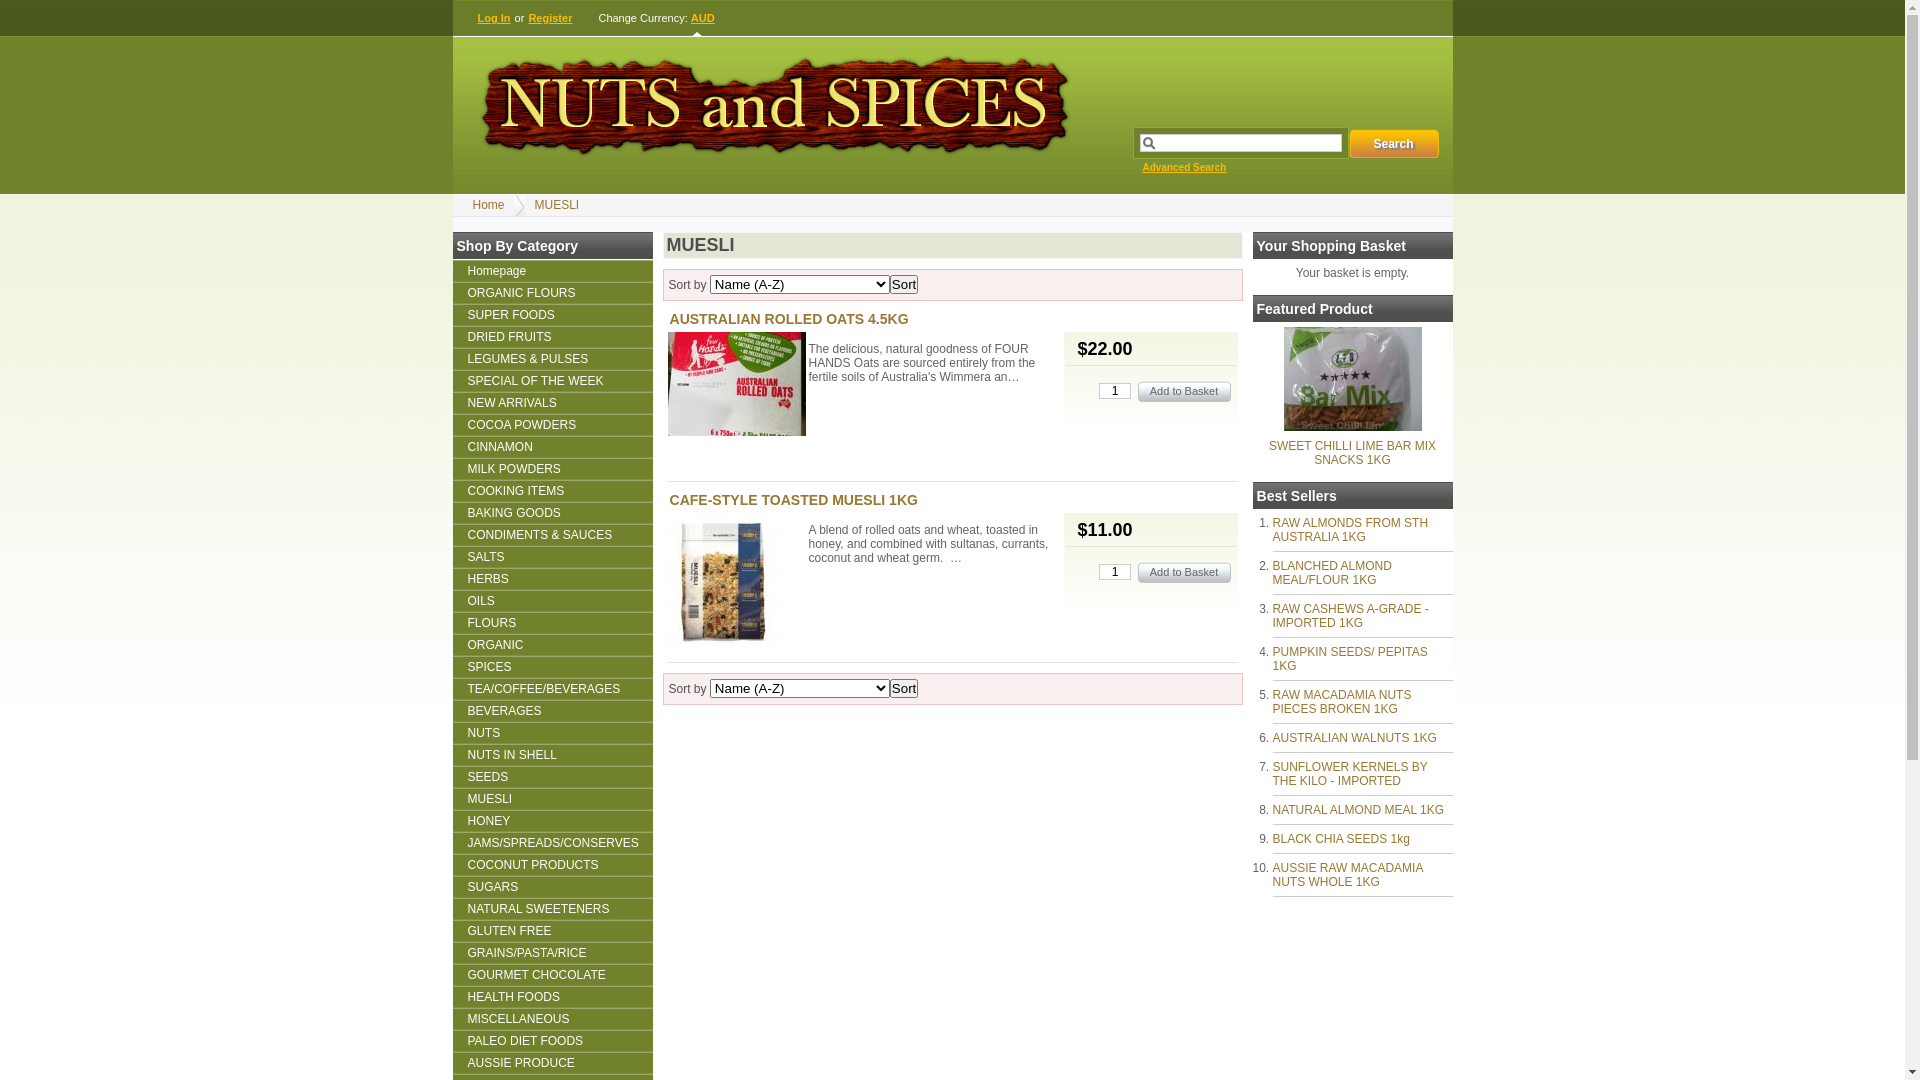 The height and width of the screenshot is (1080, 1920). What do you see at coordinates (552, 446) in the screenshot?
I see `'CINNAMON'` at bounding box center [552, 446].